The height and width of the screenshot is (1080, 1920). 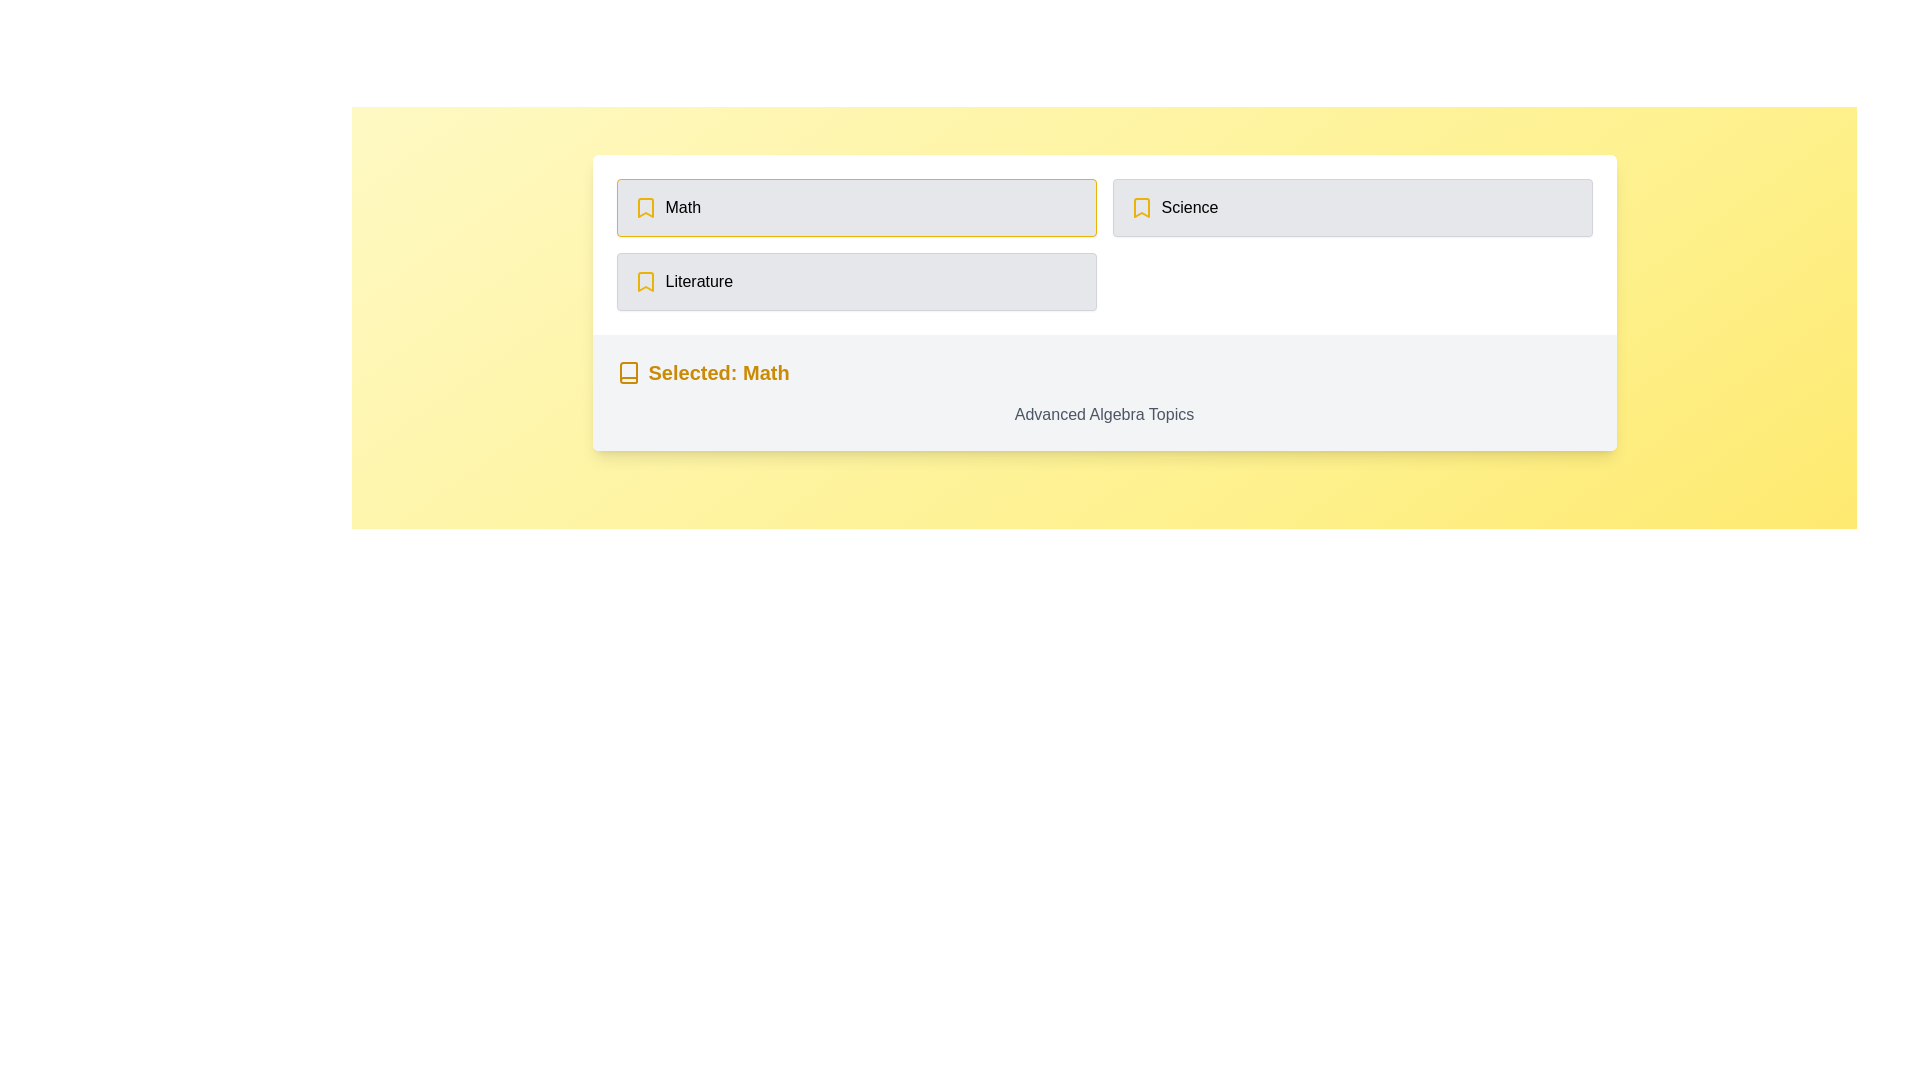 I want to click on the unique yellow bookmark icon that indicates the selection of the 'Math' subject, located to the left of the 'Math' label in the subject tabs, so click(x=1141, y=208).